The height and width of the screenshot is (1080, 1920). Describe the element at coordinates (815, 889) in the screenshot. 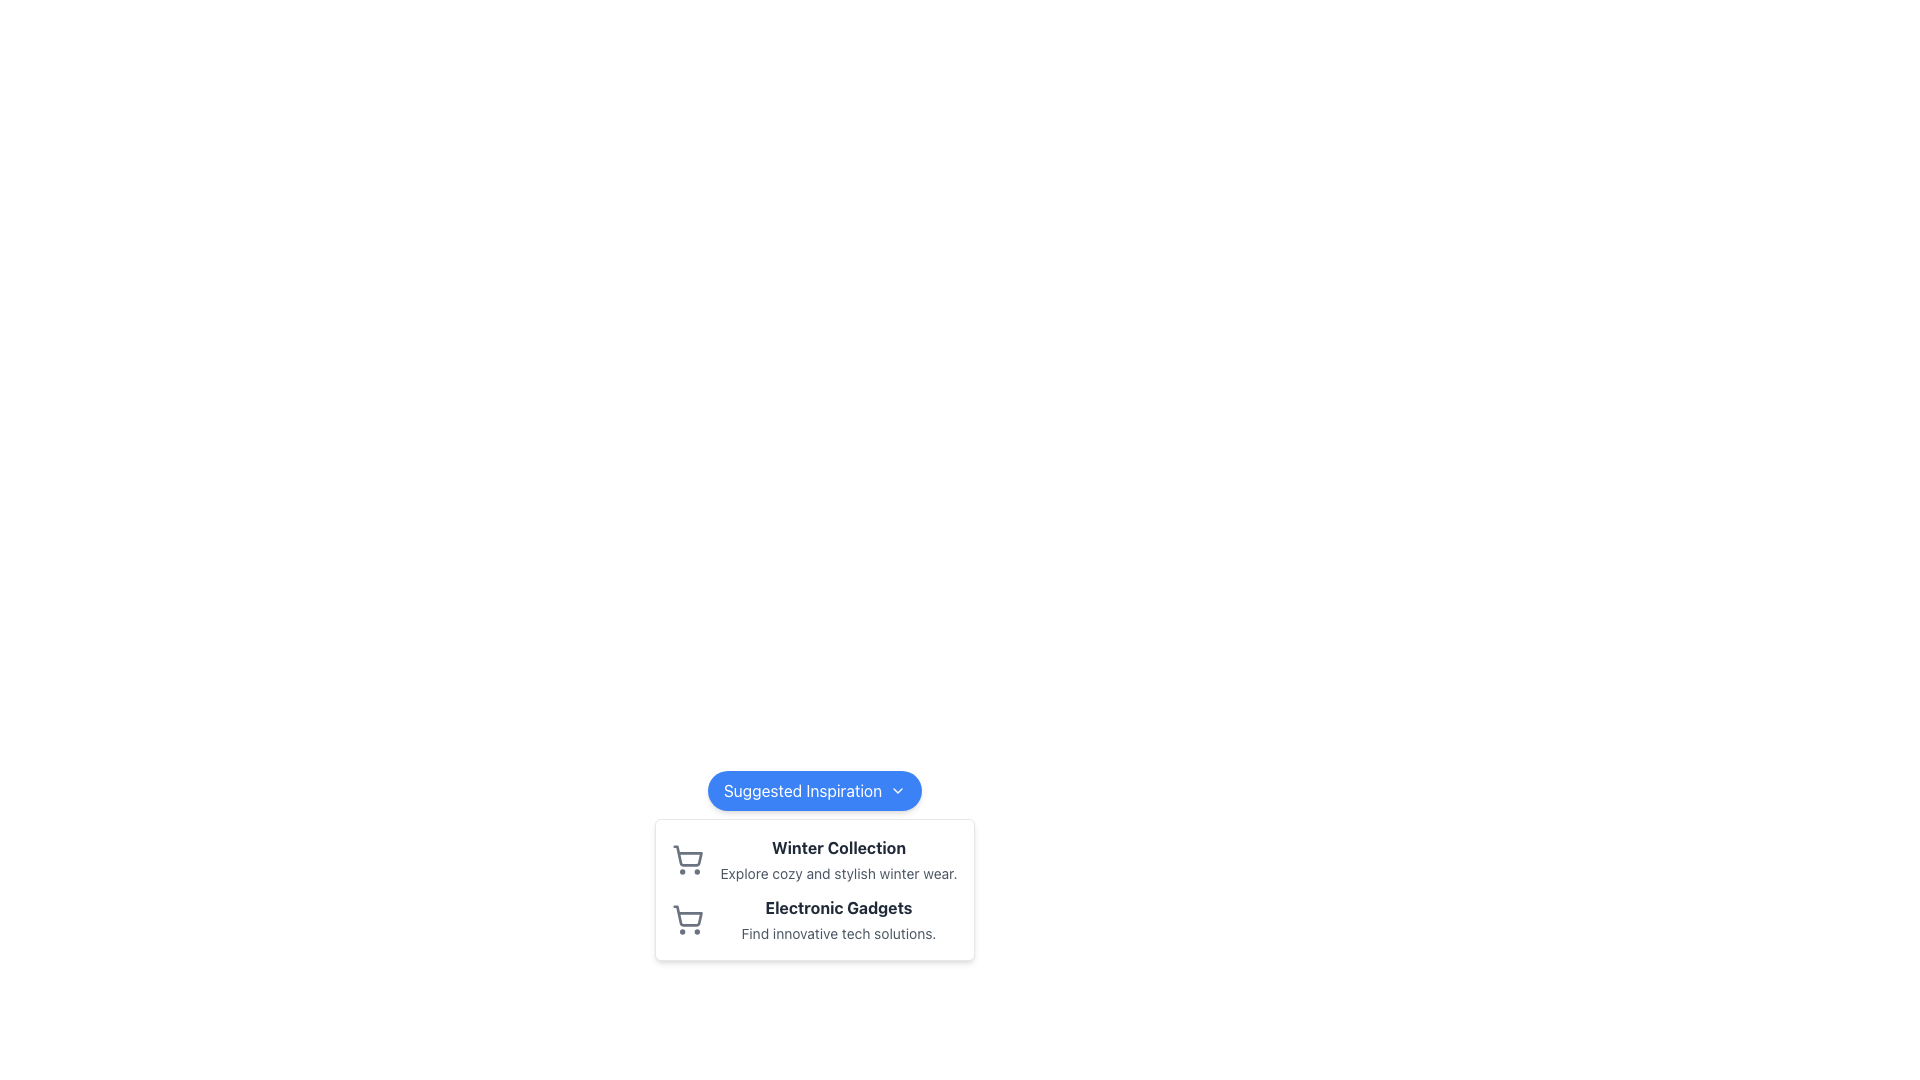

I see `the individual sections or titles within the Popup box containing item categories, positioned directly below the 'Suggested Inspiration' button` at that location.